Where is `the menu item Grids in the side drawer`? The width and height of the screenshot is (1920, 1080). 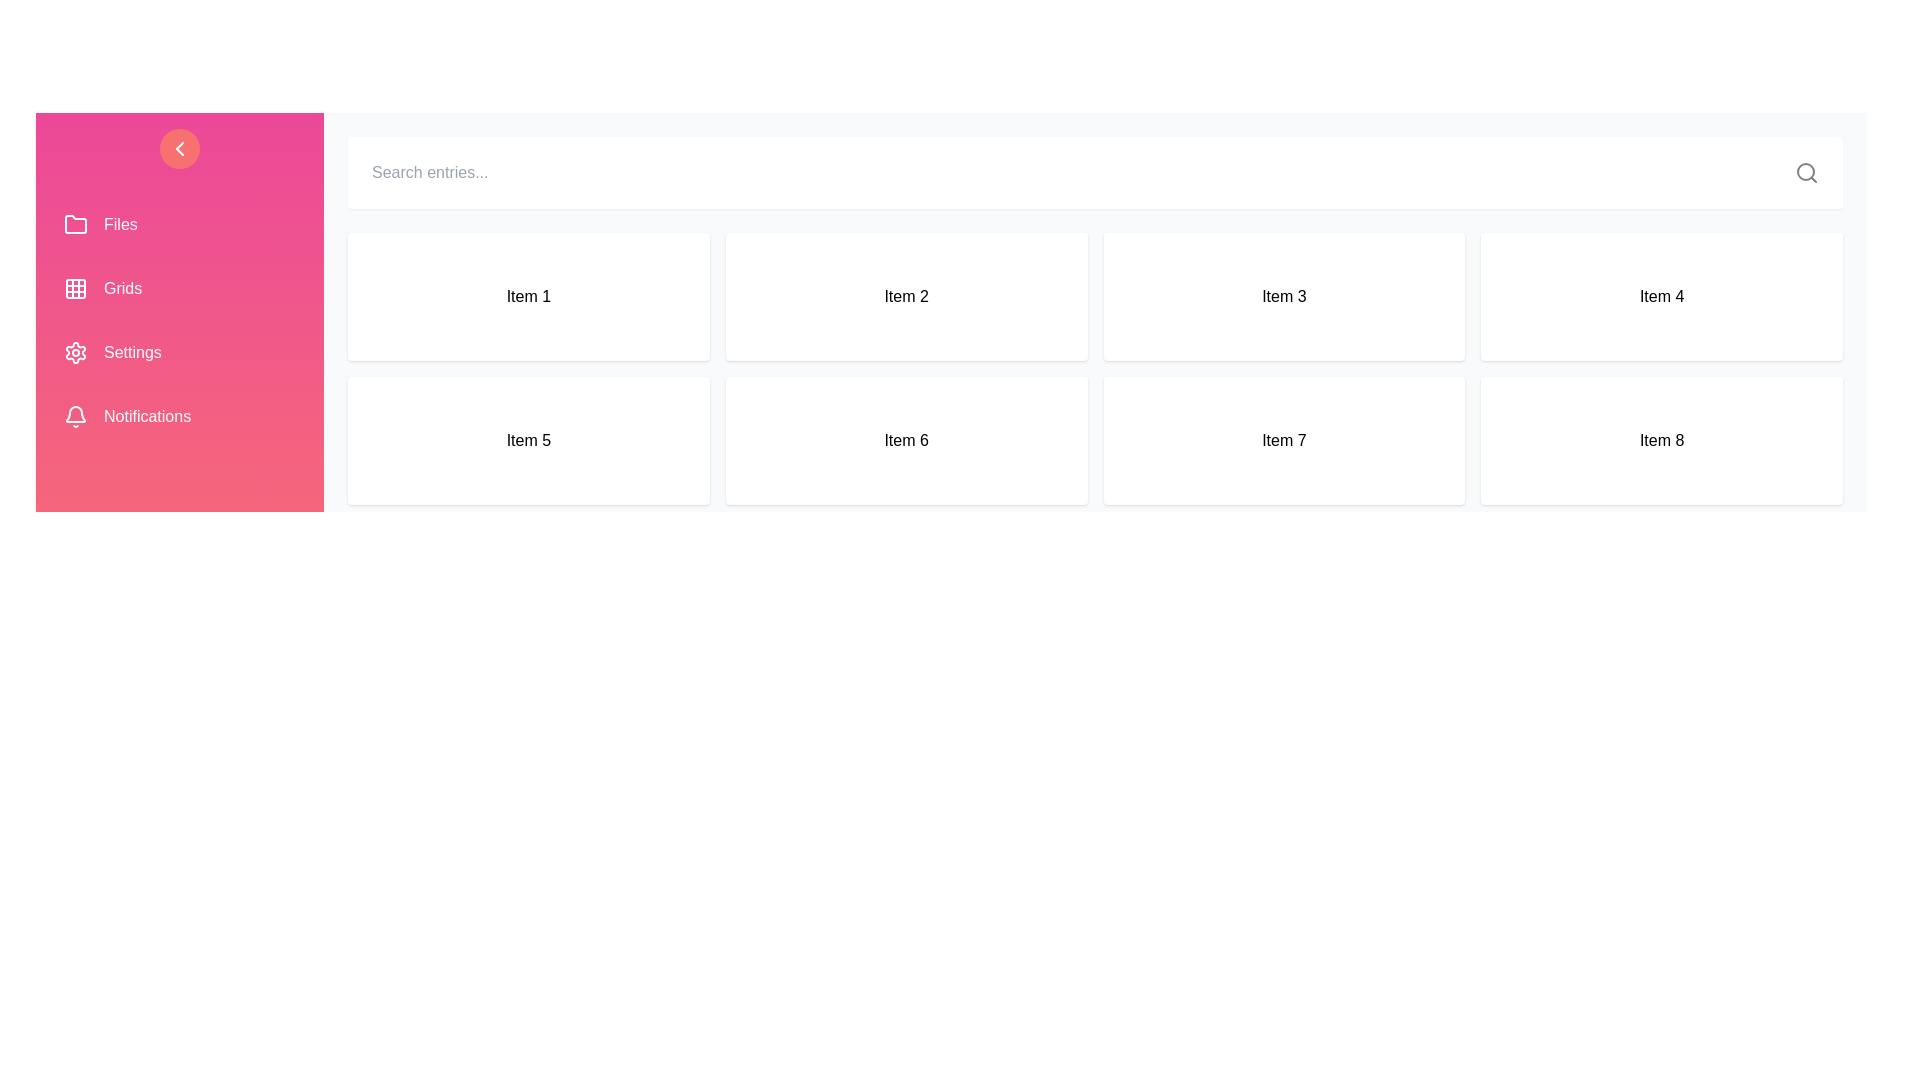
the menu item Grids in the side drawer is located at coordinates (180, 289).